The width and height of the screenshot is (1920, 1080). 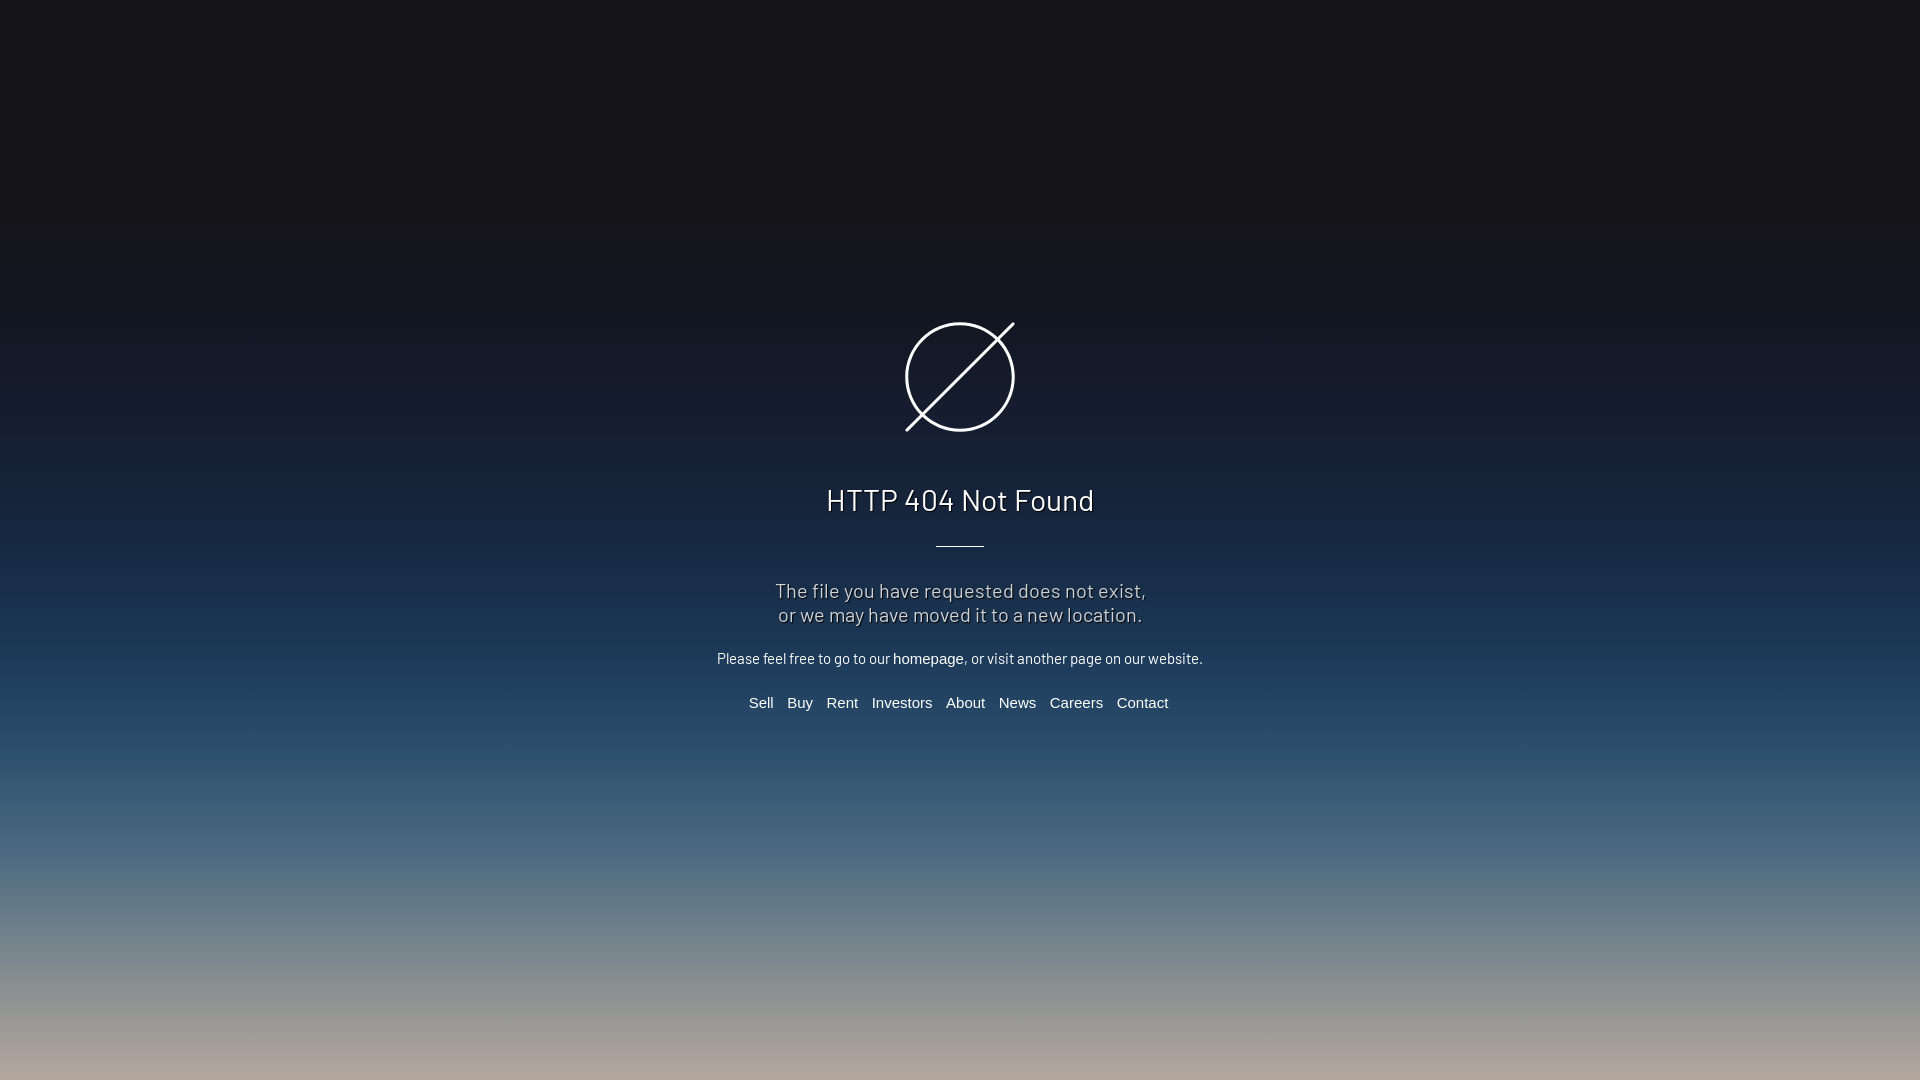 I want to click on 'News', so click(x=998, y=701).